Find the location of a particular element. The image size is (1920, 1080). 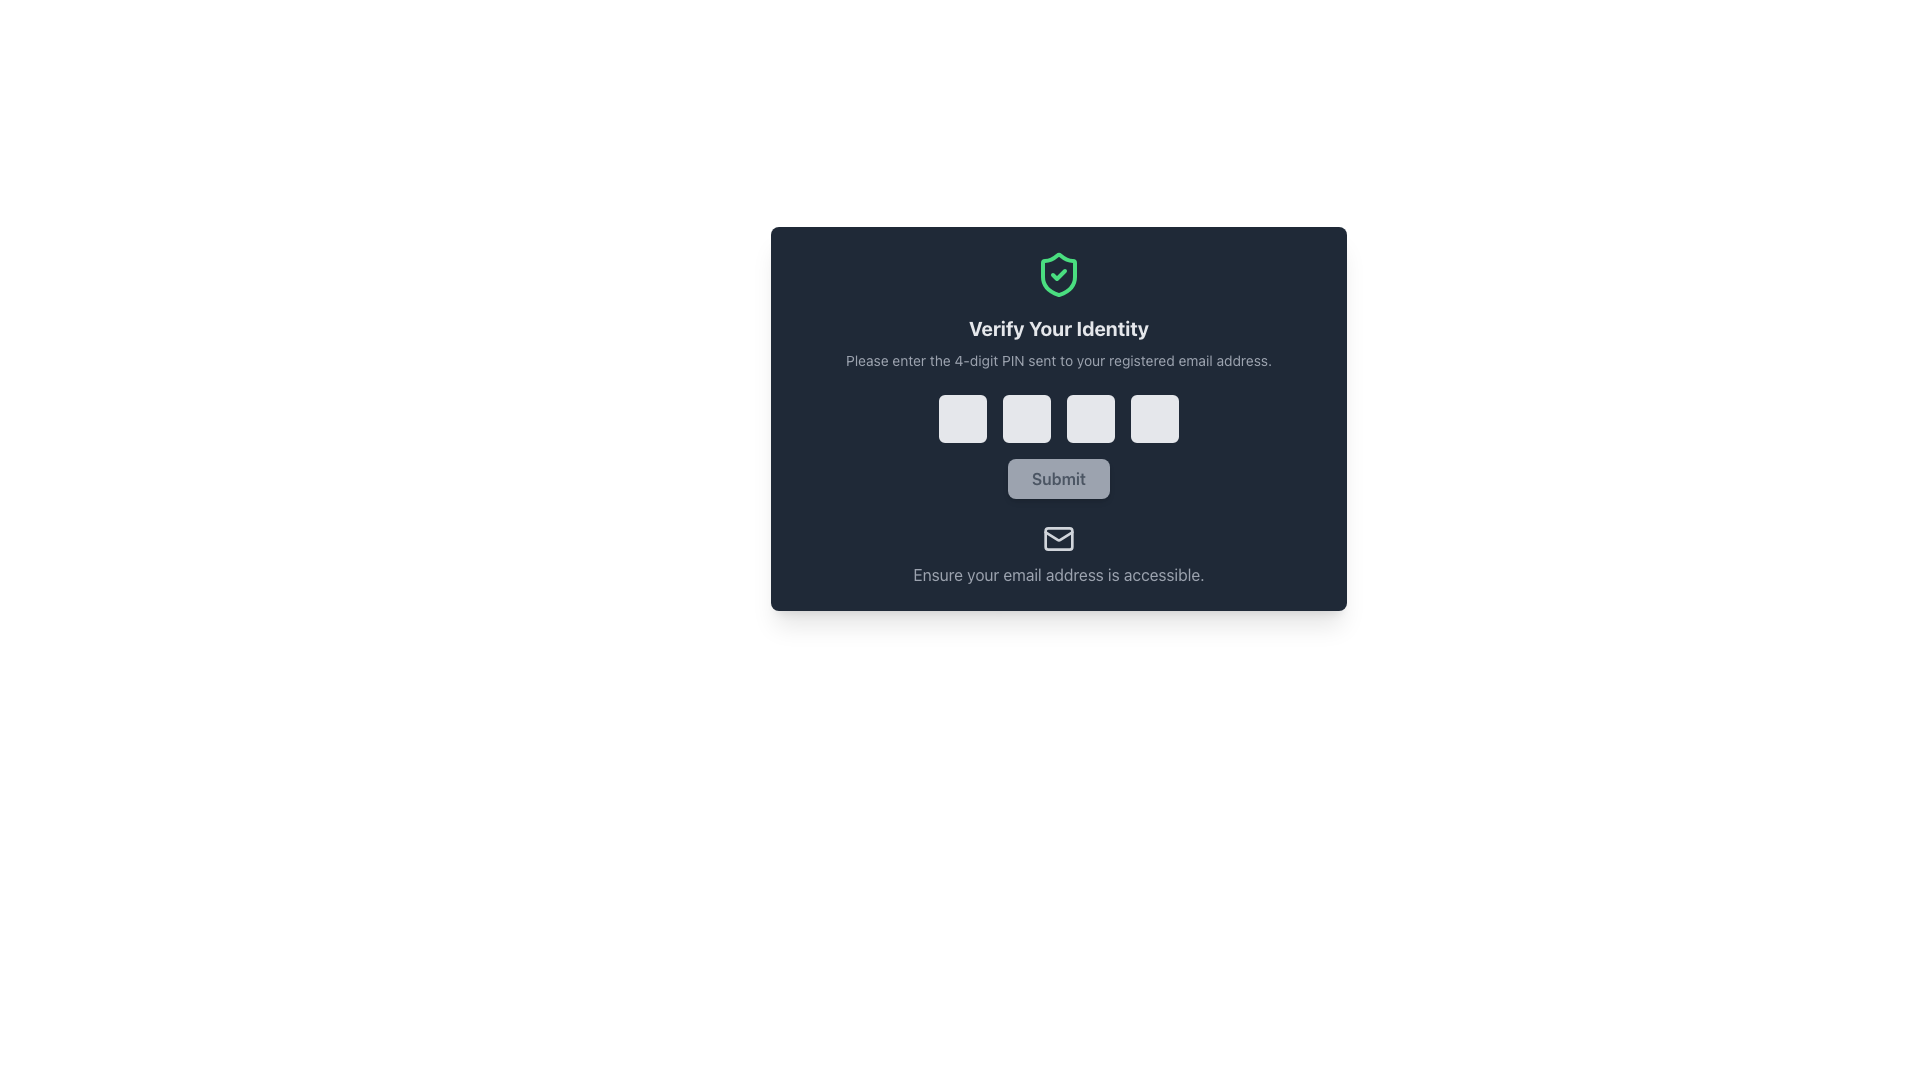

the disabled submit button for PIN verification located at the bottom of the PIN entry layout is located at coordinates (1058, 478).